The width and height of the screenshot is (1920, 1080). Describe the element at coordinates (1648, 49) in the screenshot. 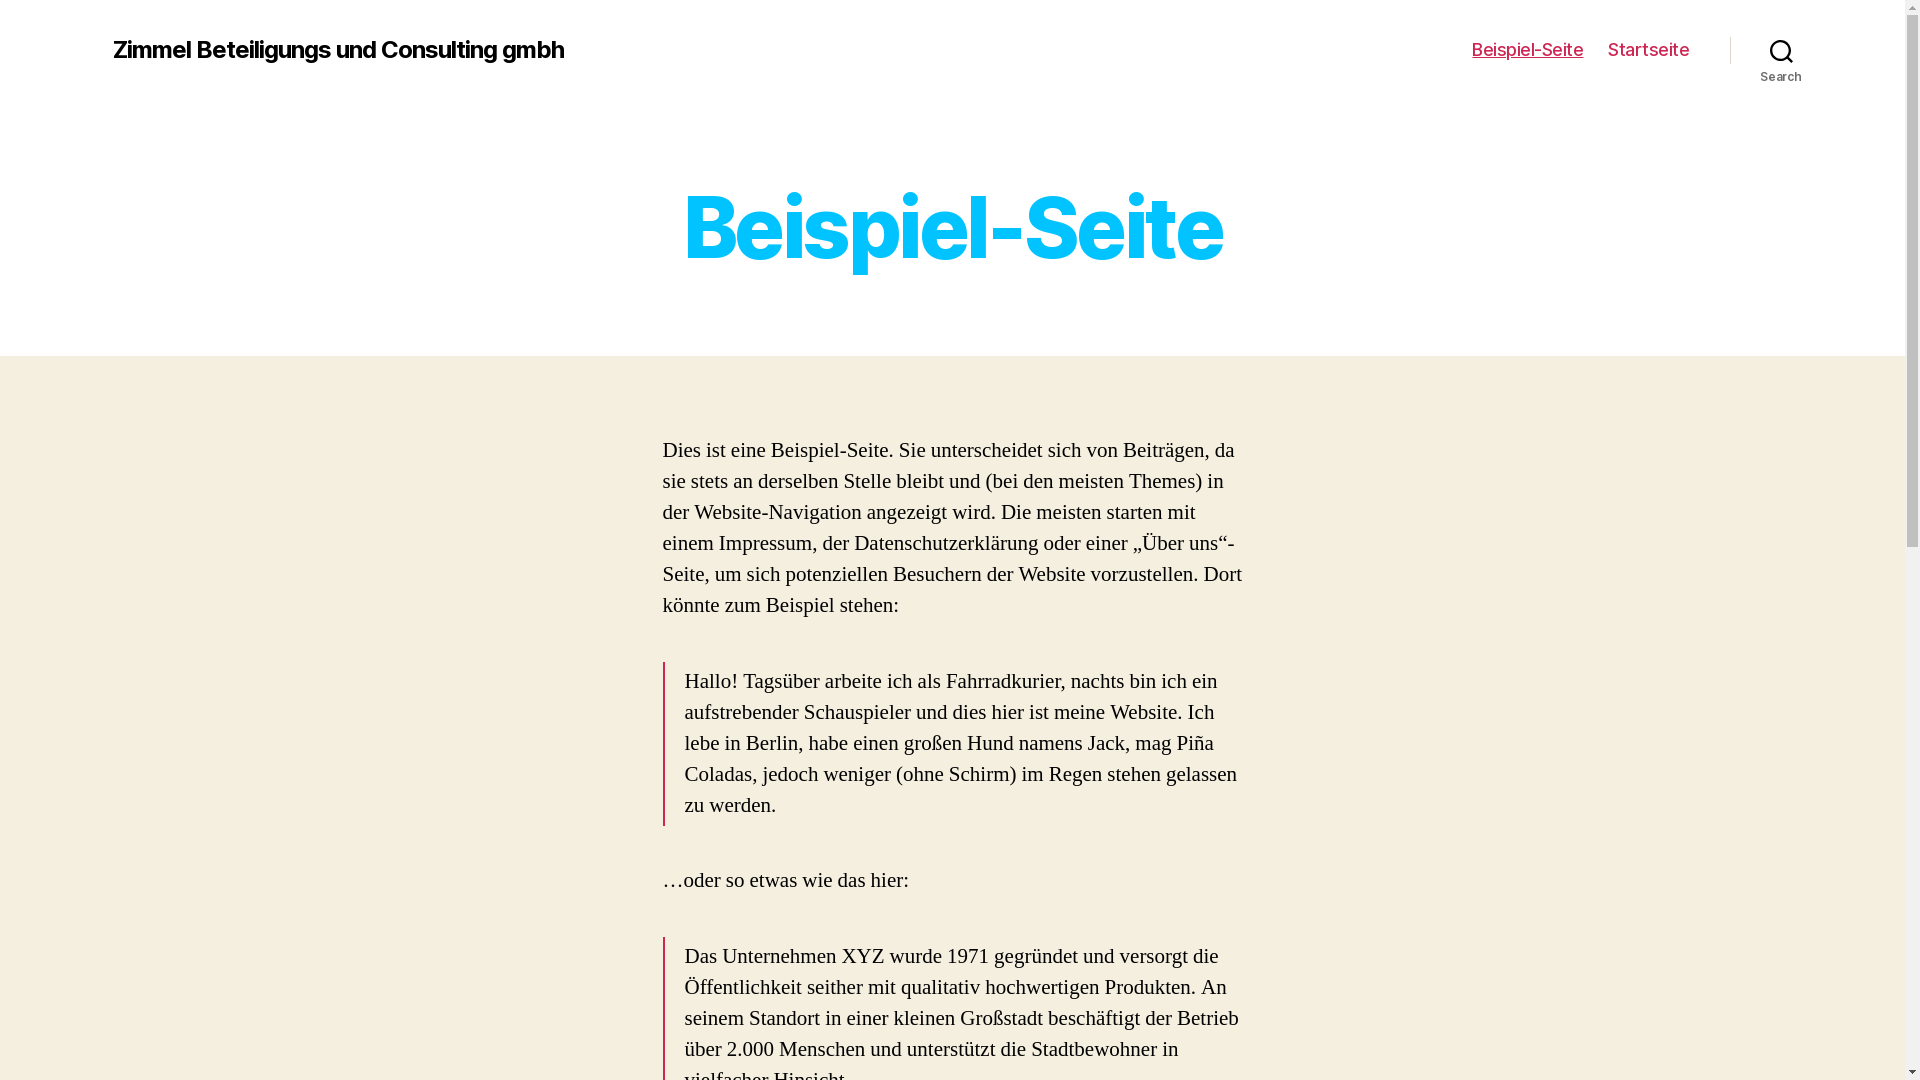

I see `'Startseite'` at that location.